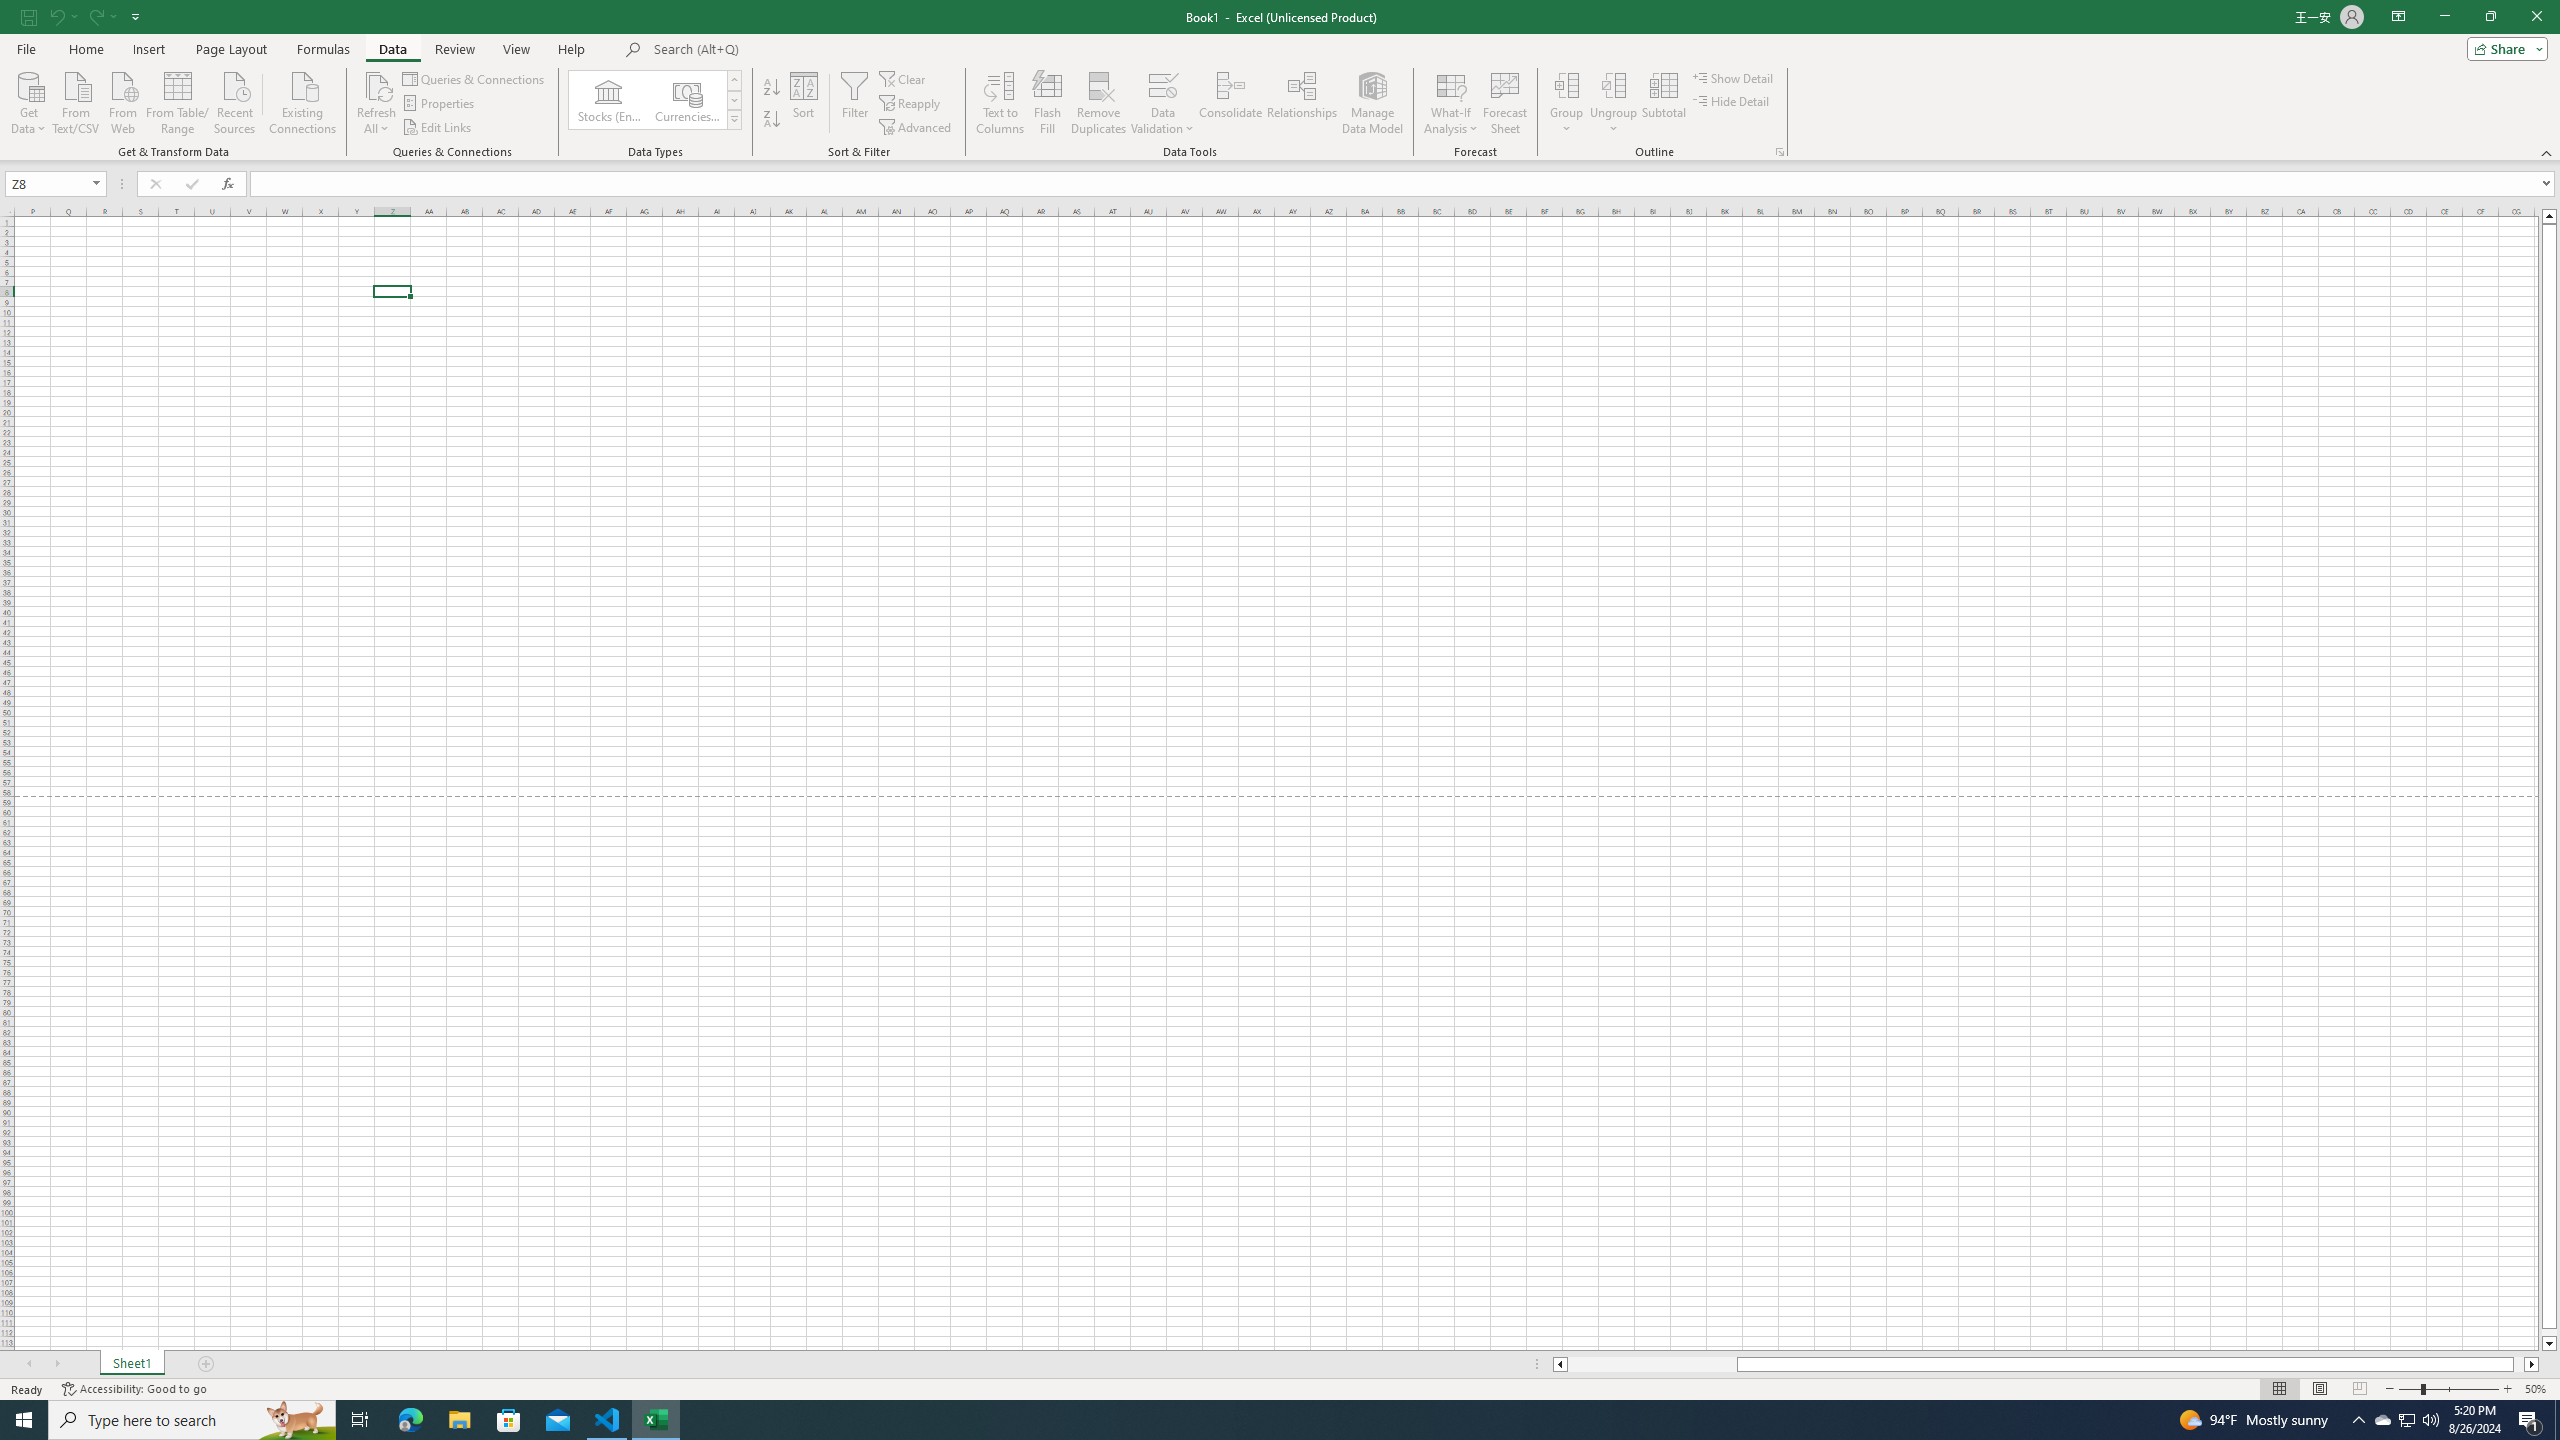  What do you see at coordinates (571, 49) in the screenshot?
I see `'Help'` at bounding box center [571, 49].